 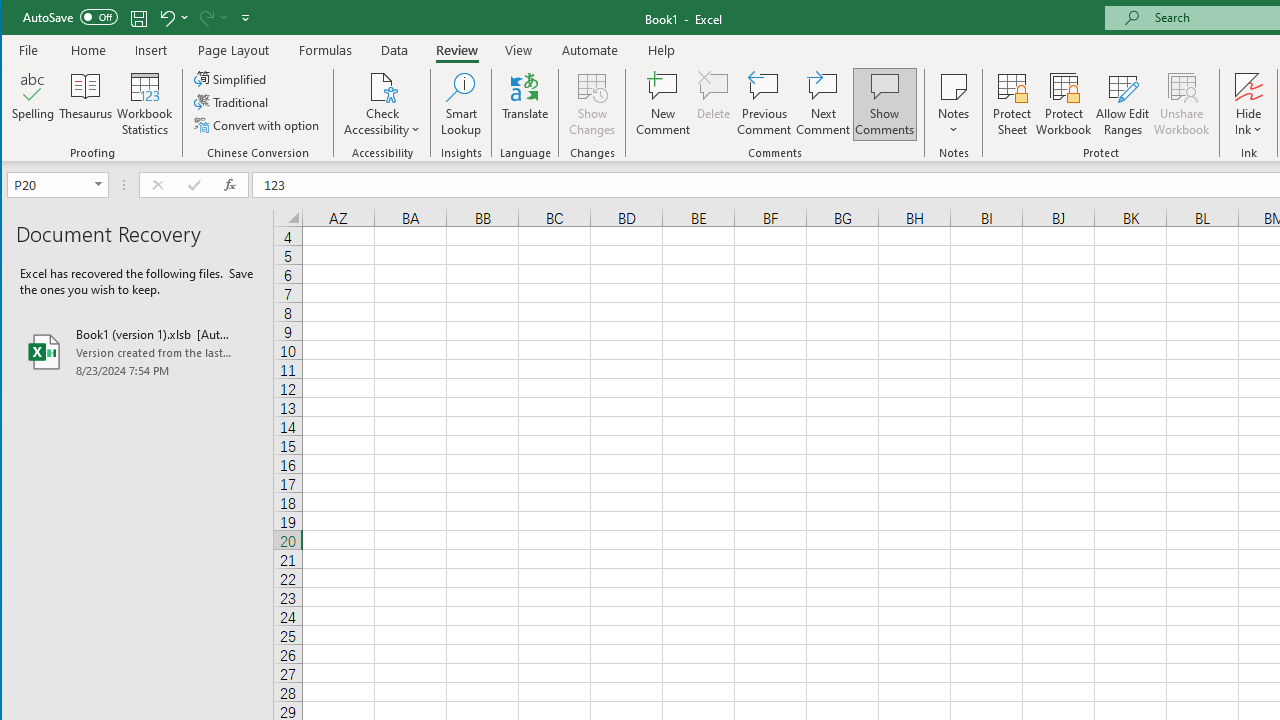 I want to click on 'Unshare Workbook', so click(x=1182, y=104).